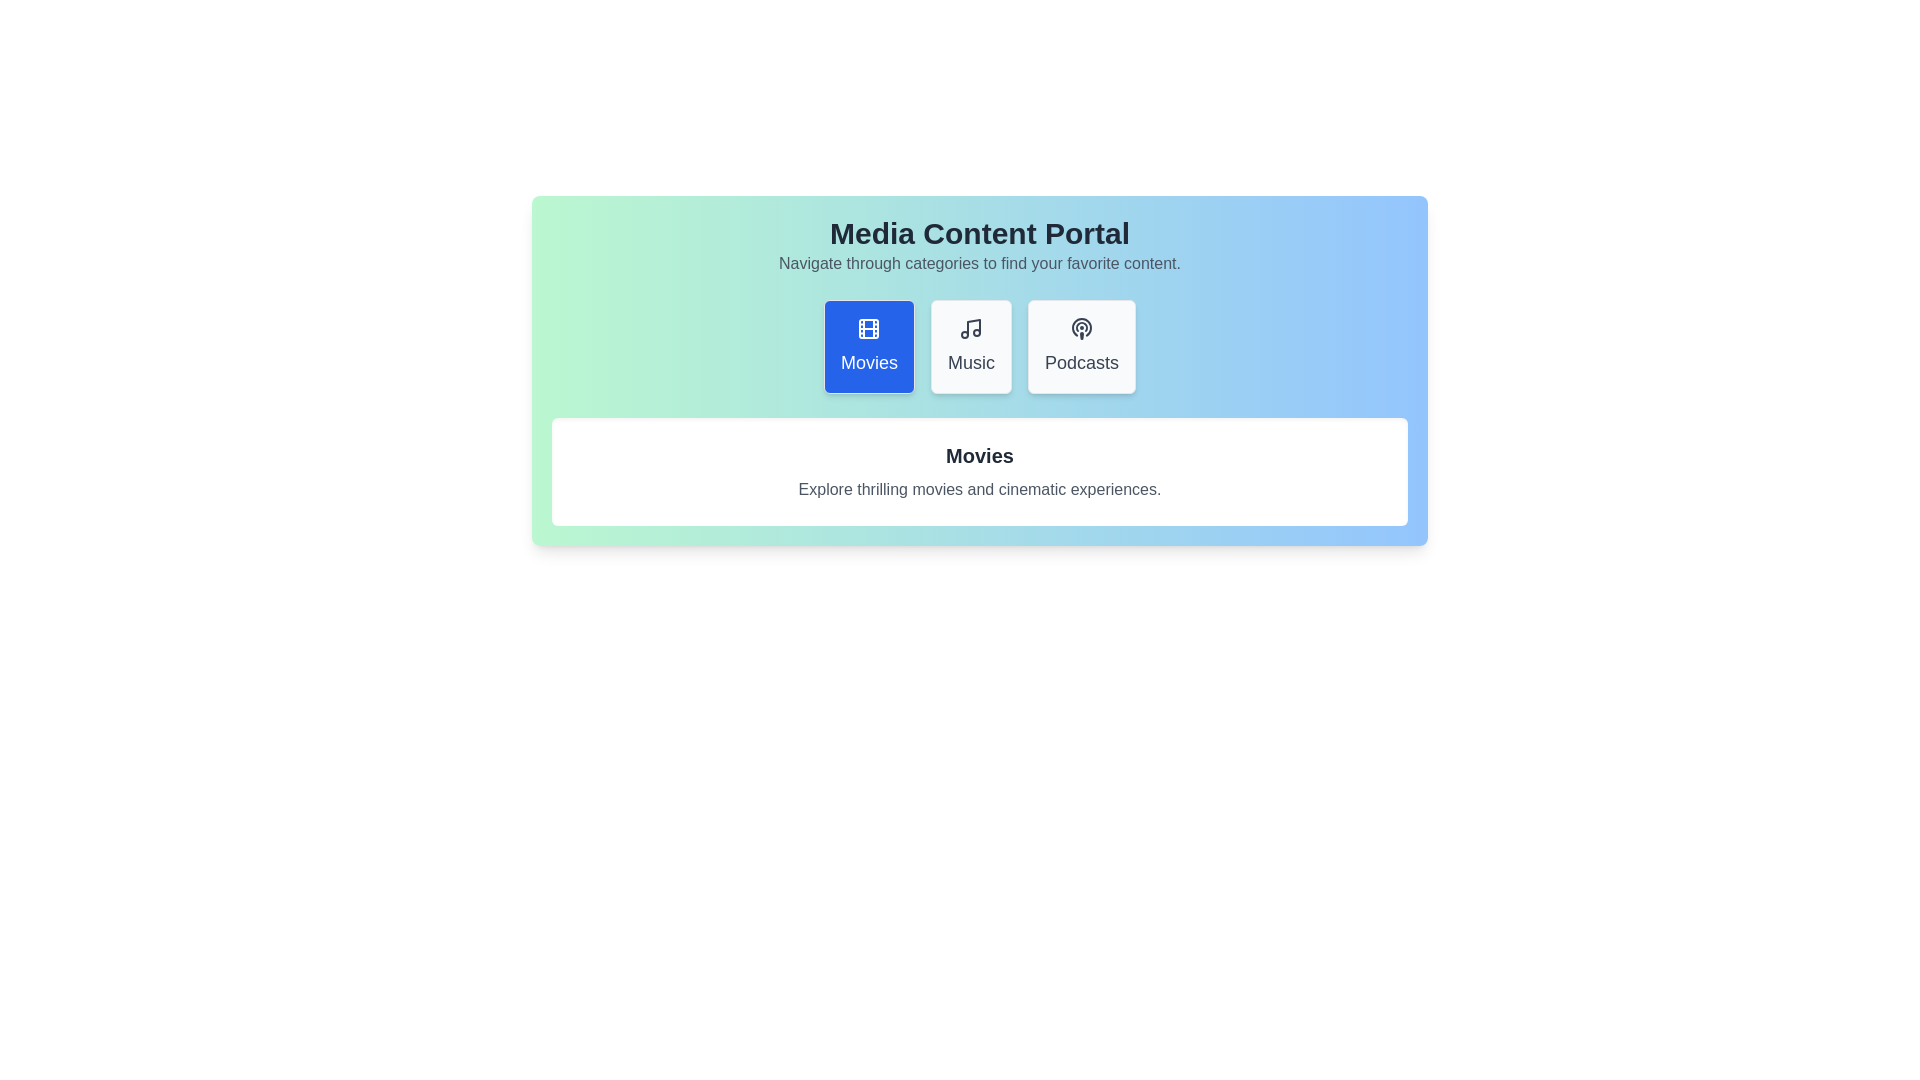 The height and width of the screenshot is (1080, 1920). Describe the element at coordinates (868, 346) in the screenshot. I see `the button labeled Movies` at that location.